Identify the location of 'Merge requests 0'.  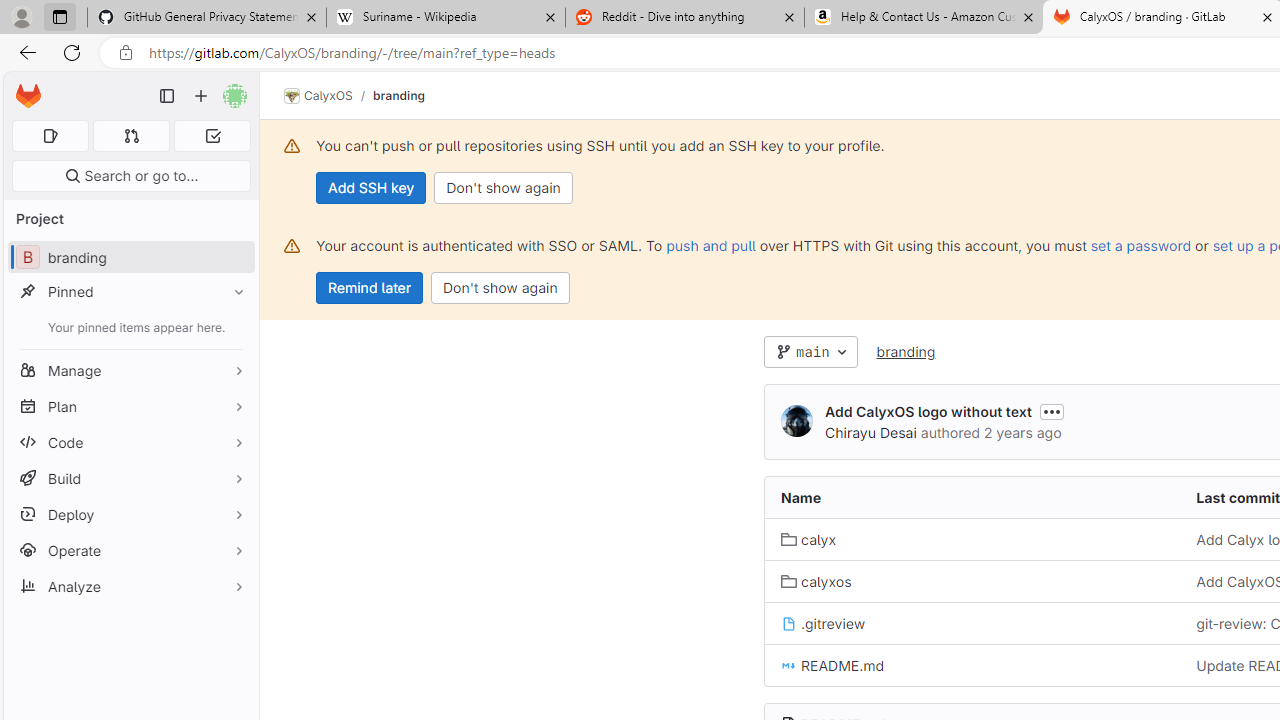
(130, 135).